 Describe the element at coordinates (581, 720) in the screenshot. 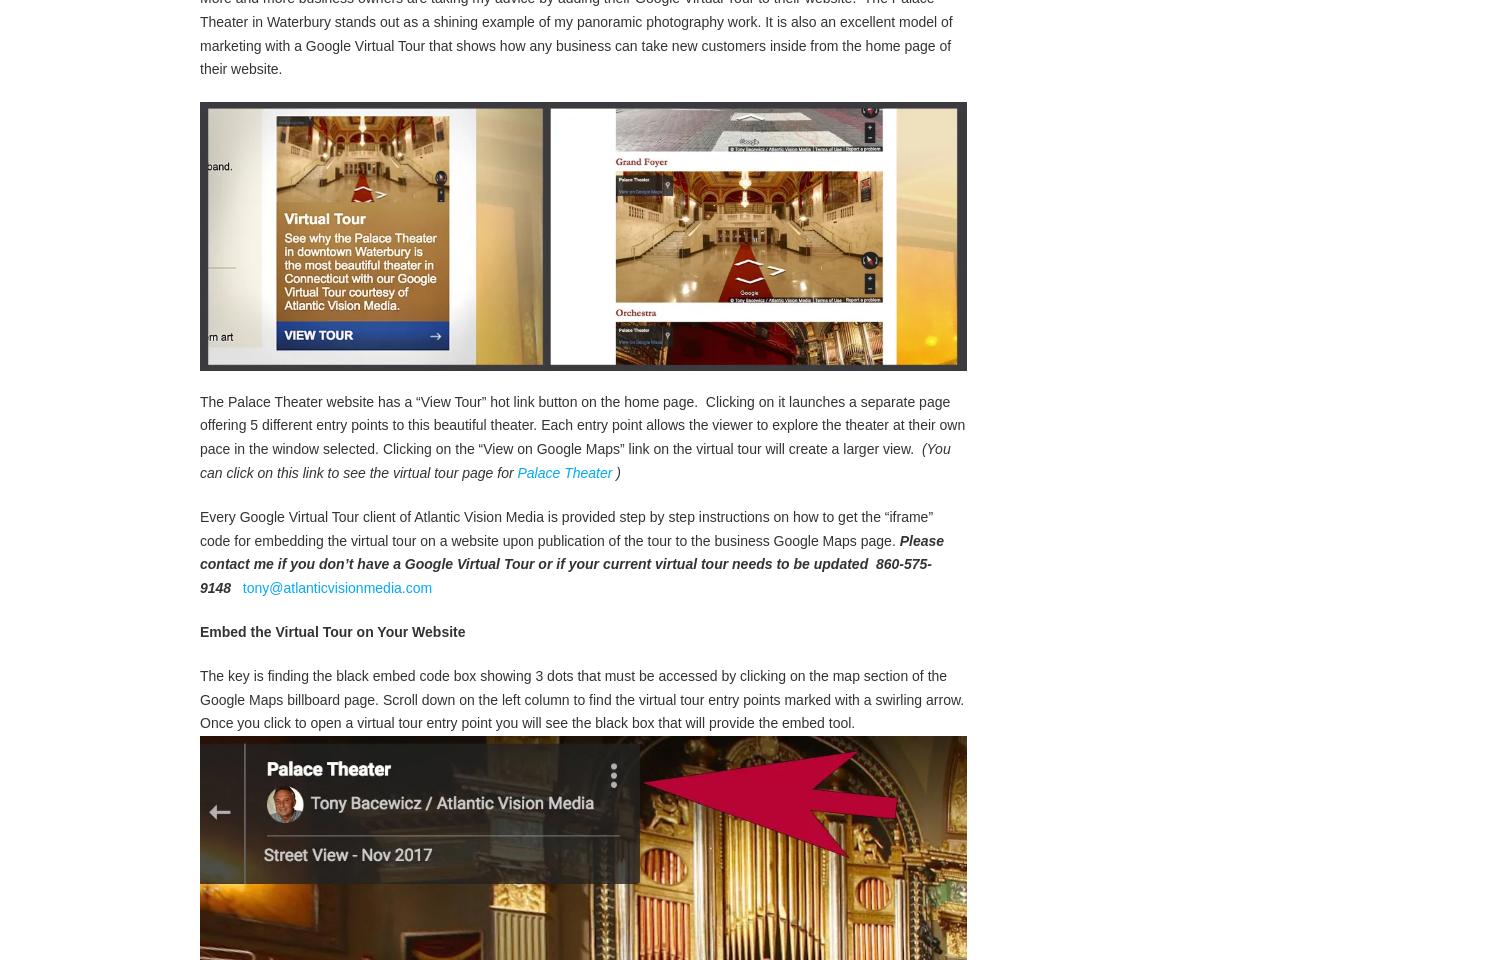

I see `'The key is finding the black embed code box showing 3 dots that must be accessed by clicking on the map section of the Google Maps billboard page. Scroll down on the left column to find the virtual tour entry points marked with a swirling arrow. Once you click to open a virtual tour entry point you will see the black box that will provide the embed tool.'` at that location.